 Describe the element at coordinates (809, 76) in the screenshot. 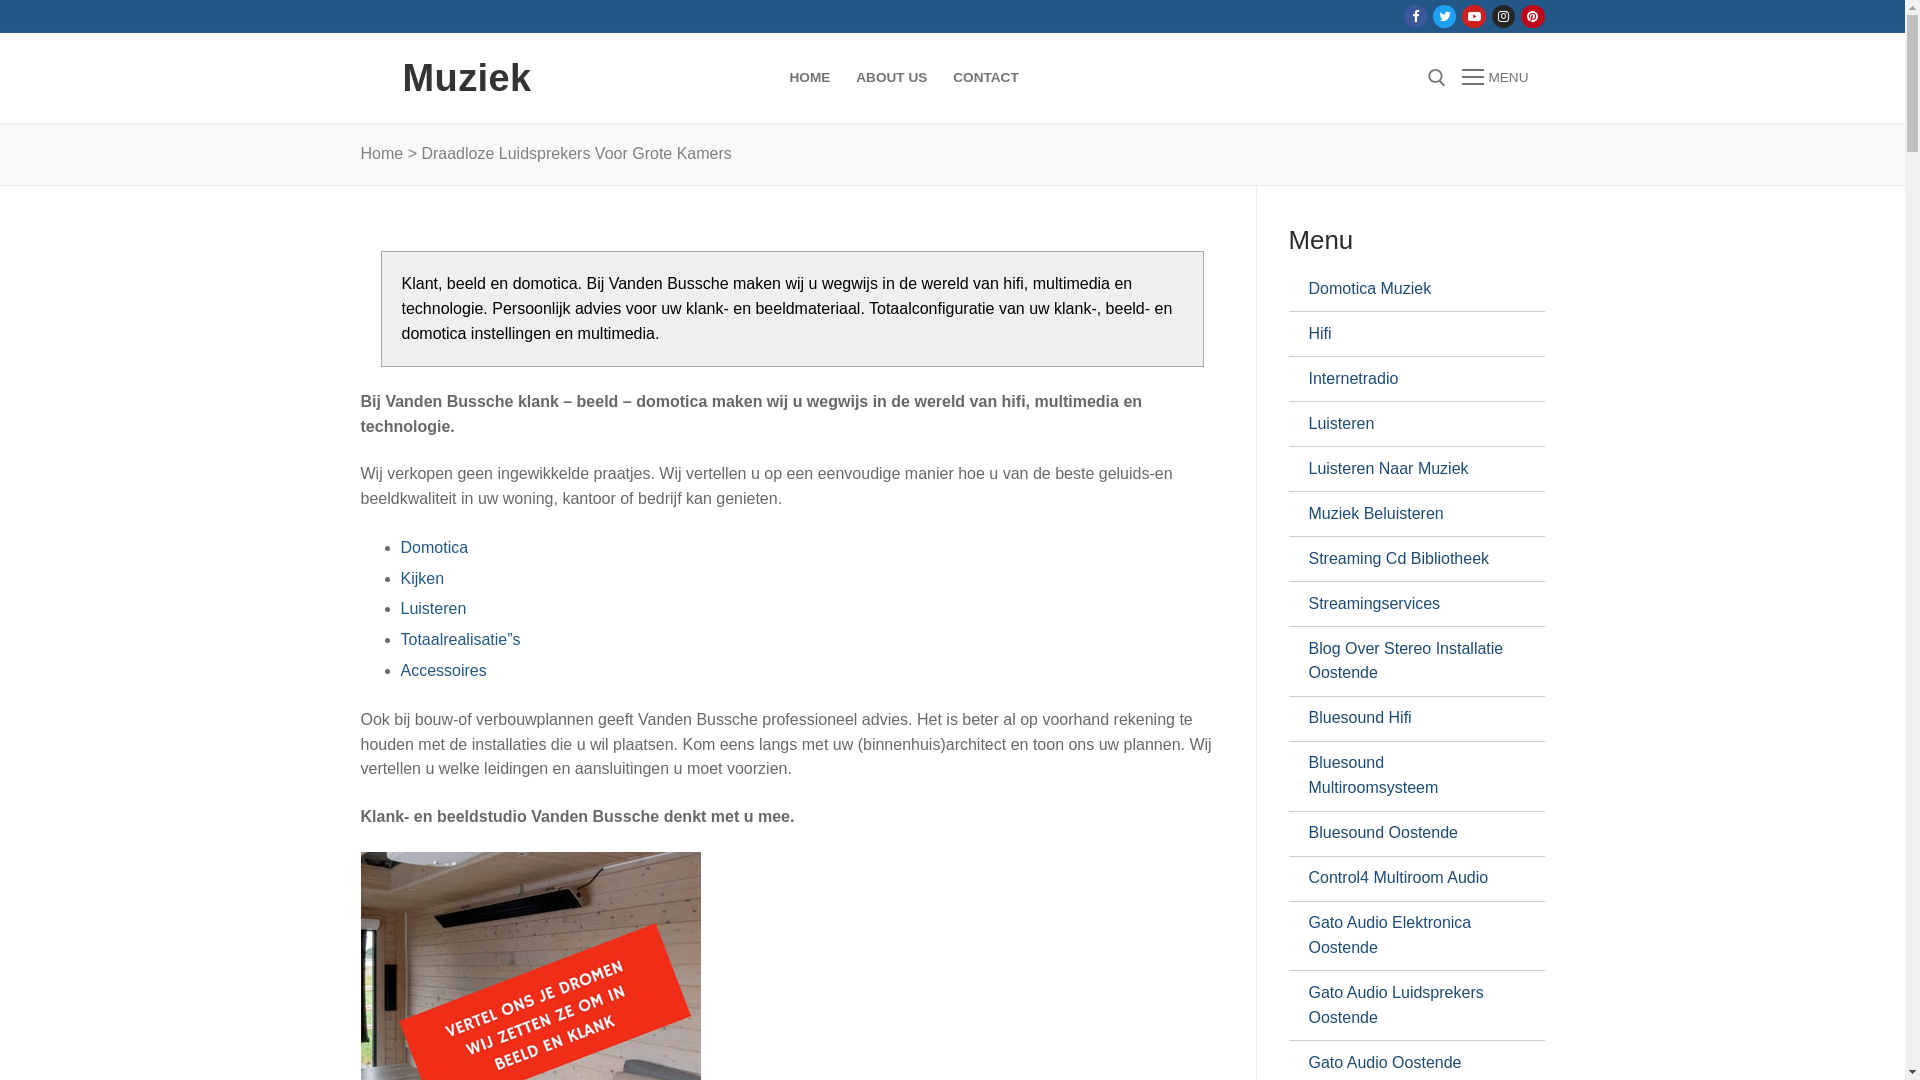

I see `'HOME'` at that location.